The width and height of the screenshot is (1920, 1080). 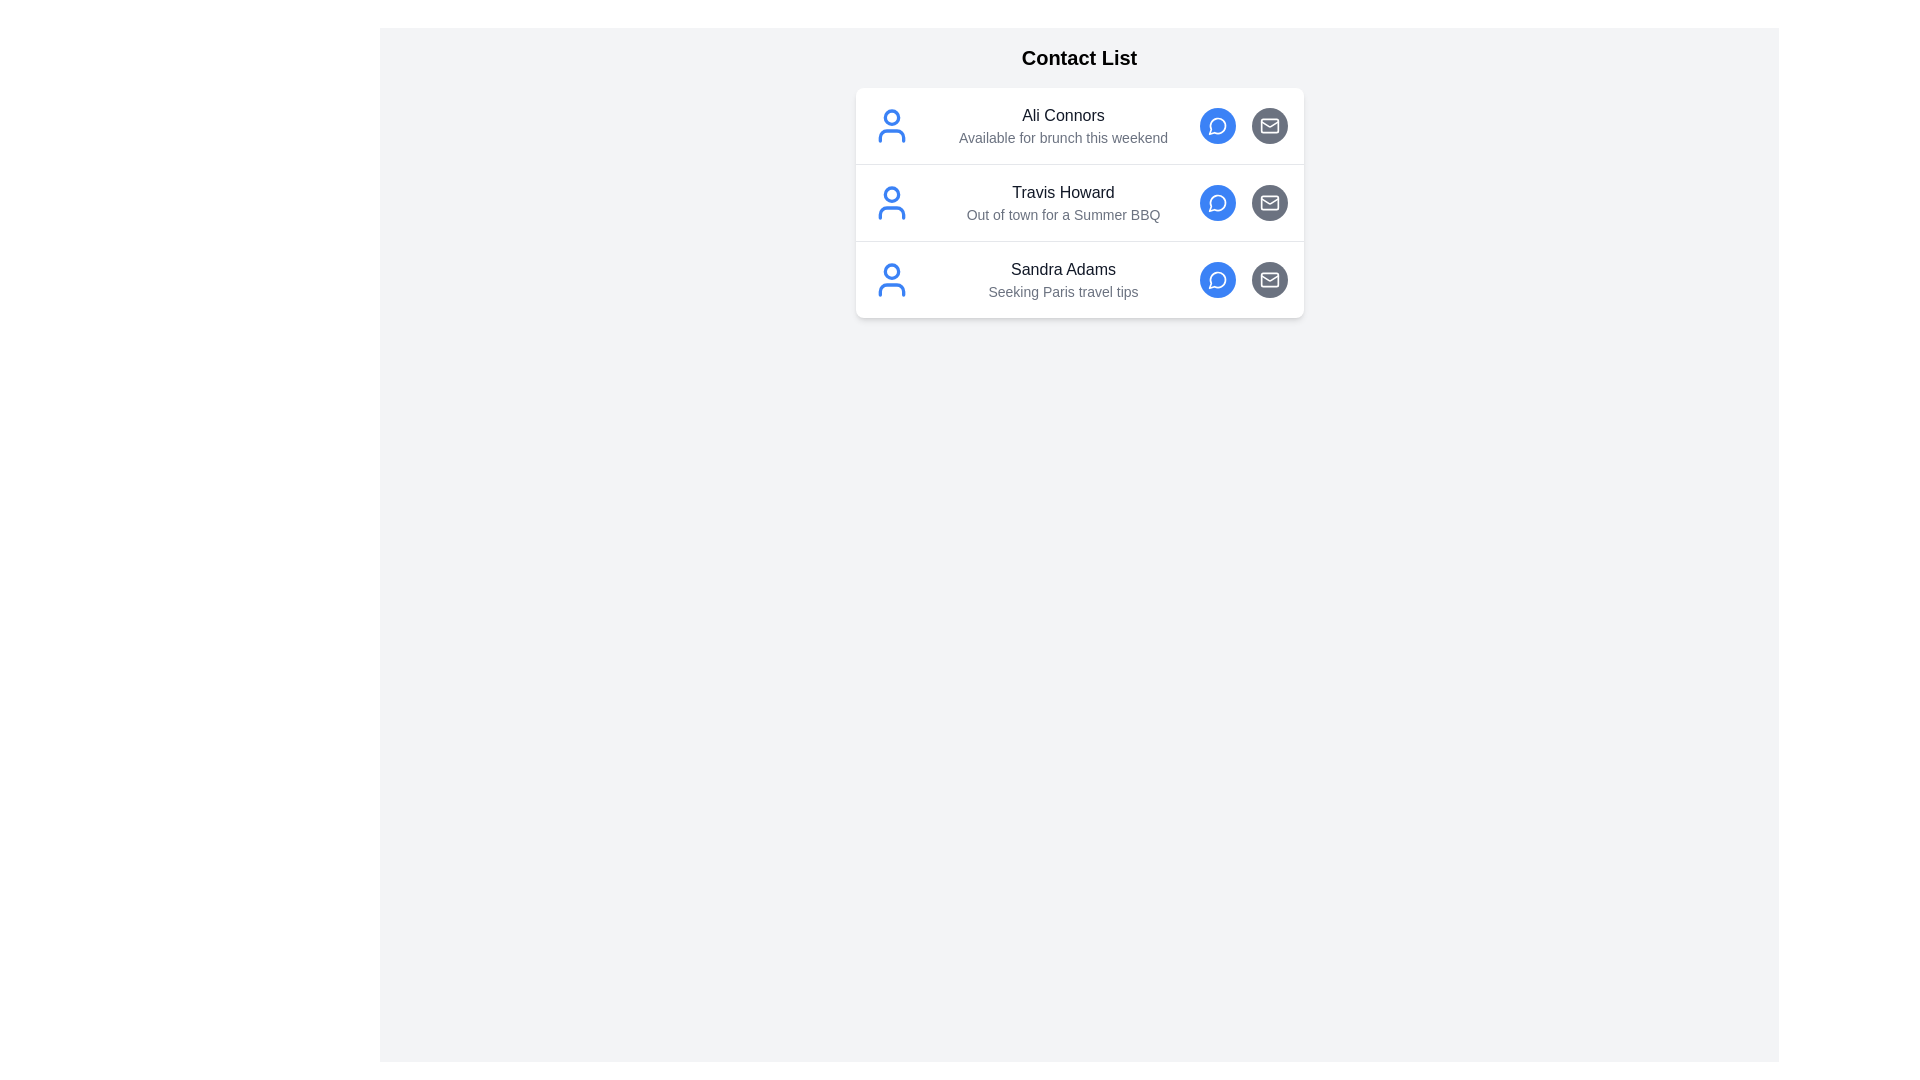 What do you see at coordinates (1078, 126) in the screenshot?
I see `the first contact list item displaying user entry information, located under the 'Contact List' heading` at bounding box center [1078, 126].